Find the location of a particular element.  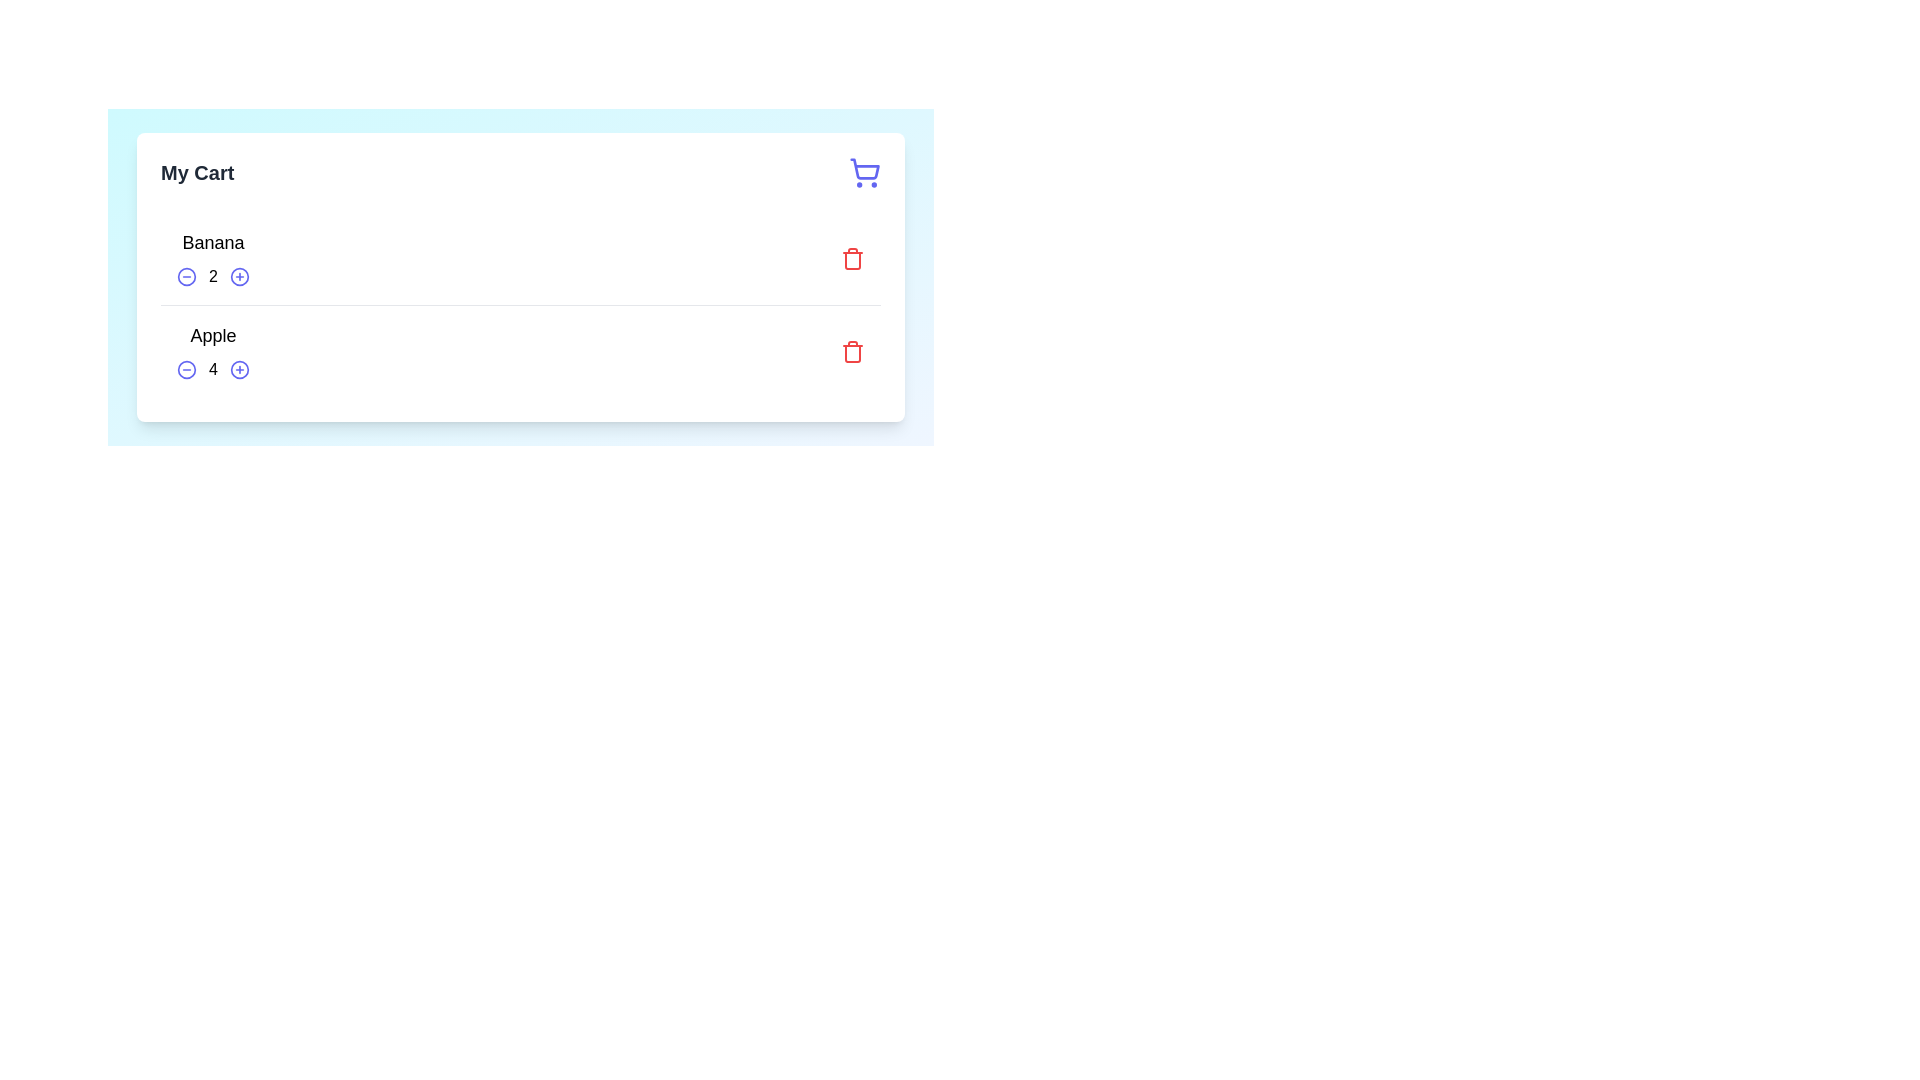

the purple shopping cart icon located at the top-right corner of the 'My Cart' heading section, adjacent to the 'My Cart' title text is located at coordinates (864, 172).